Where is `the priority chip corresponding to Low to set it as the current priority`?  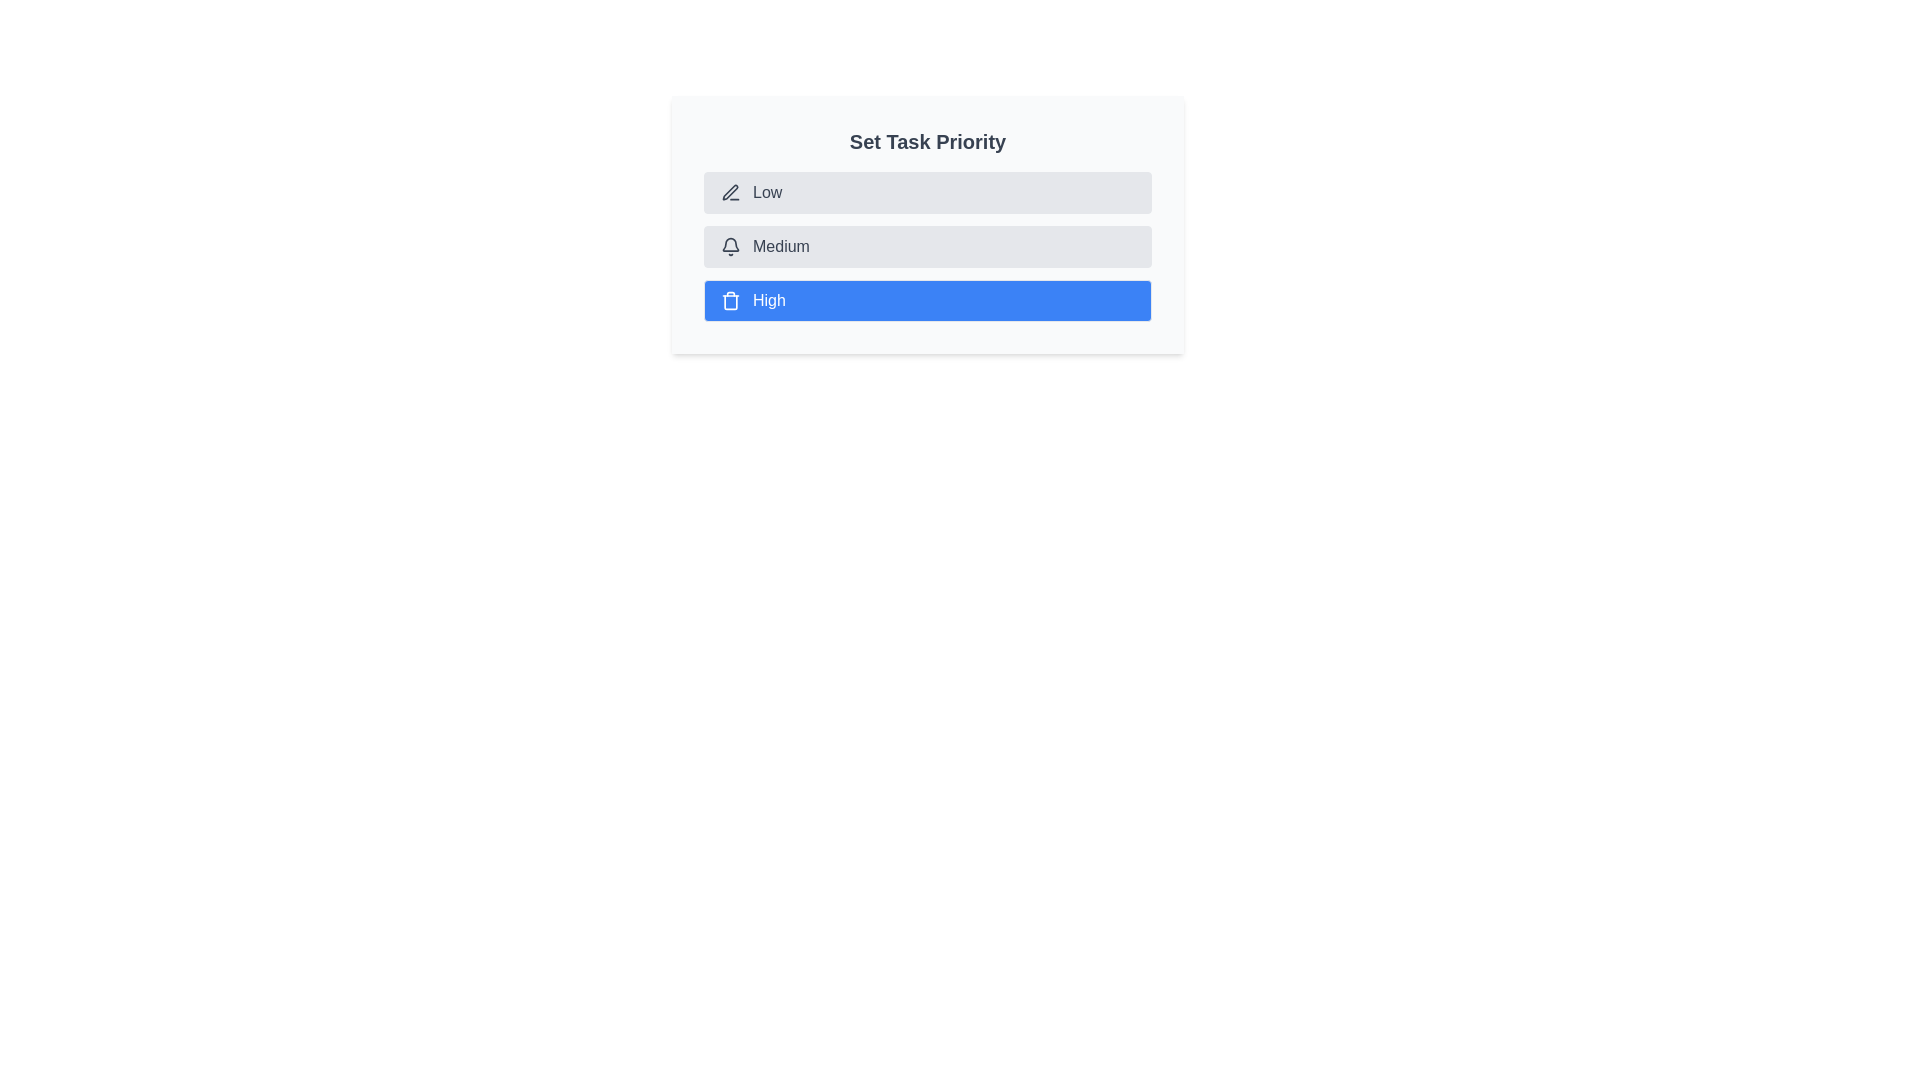
the priority chip corresponding to Low to set it as the current priority is located at coordinates (926, 192).